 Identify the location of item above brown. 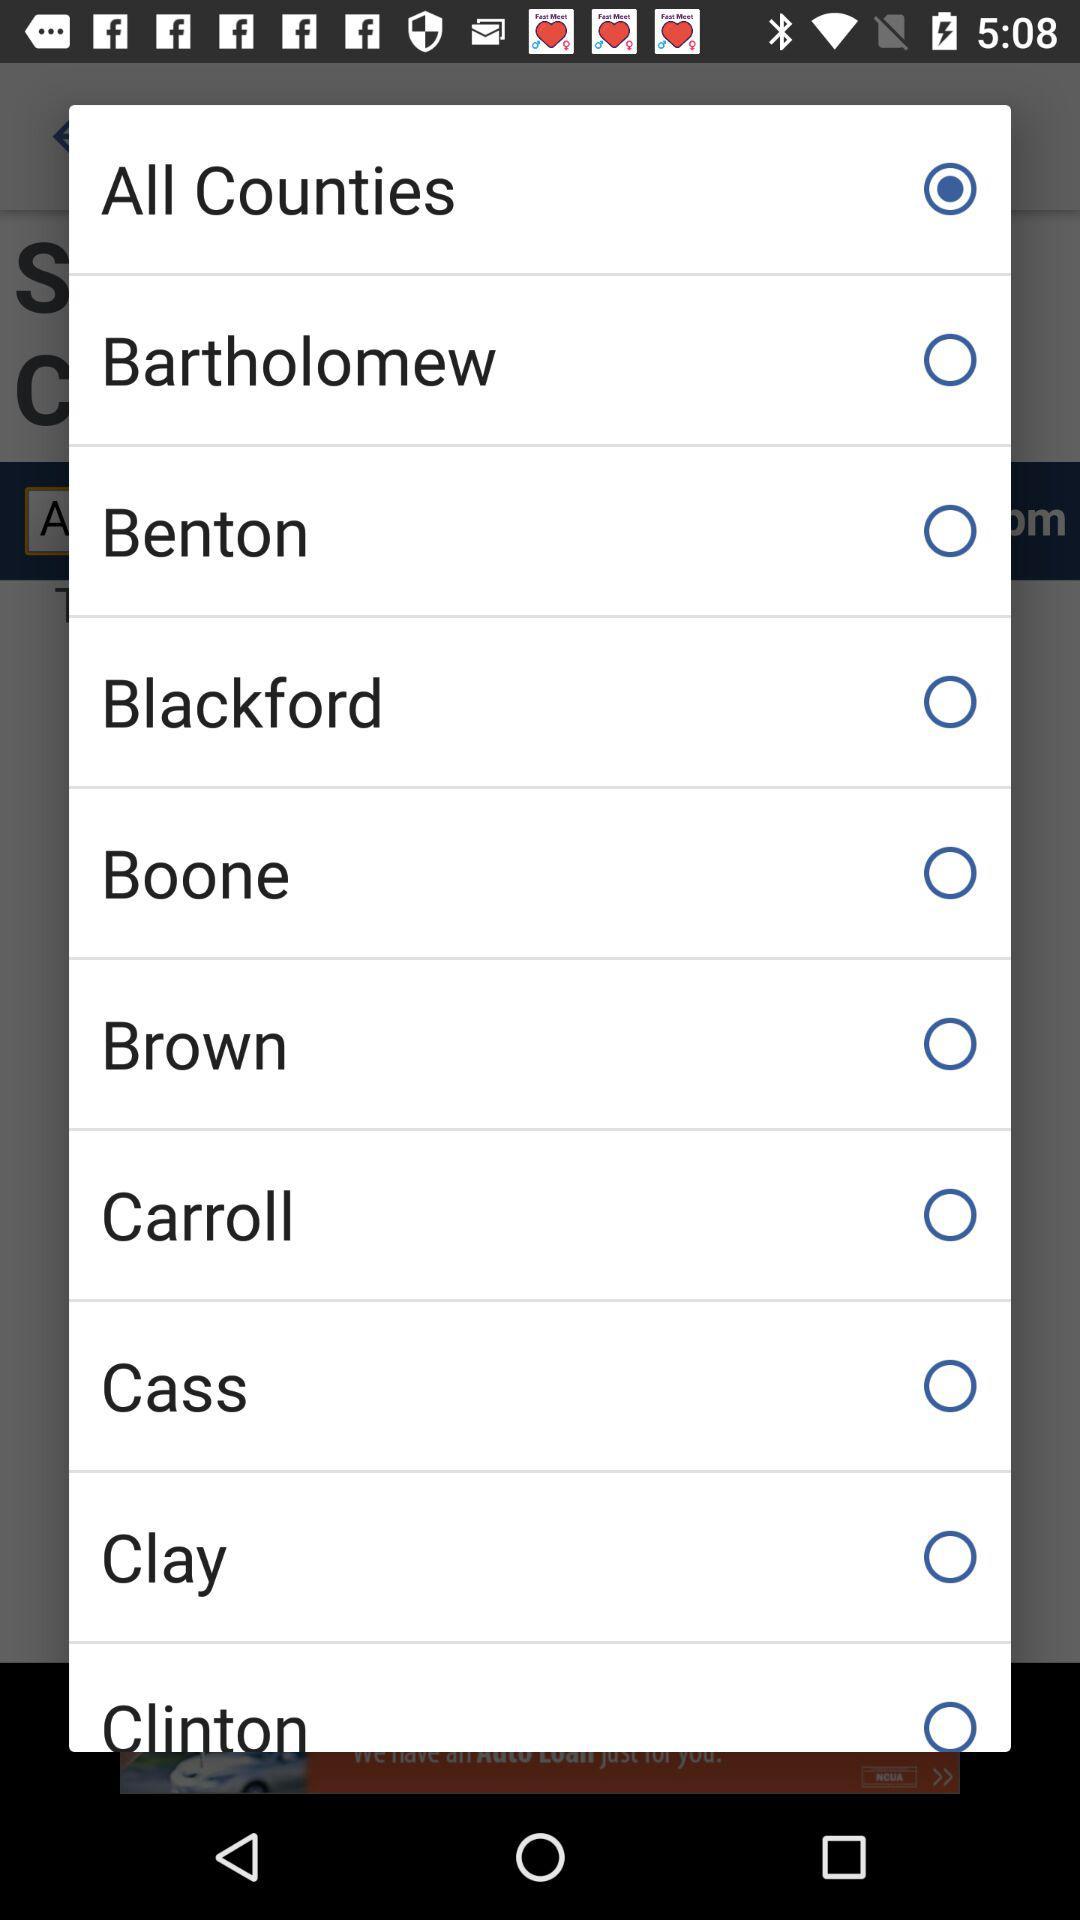
(540, 873).